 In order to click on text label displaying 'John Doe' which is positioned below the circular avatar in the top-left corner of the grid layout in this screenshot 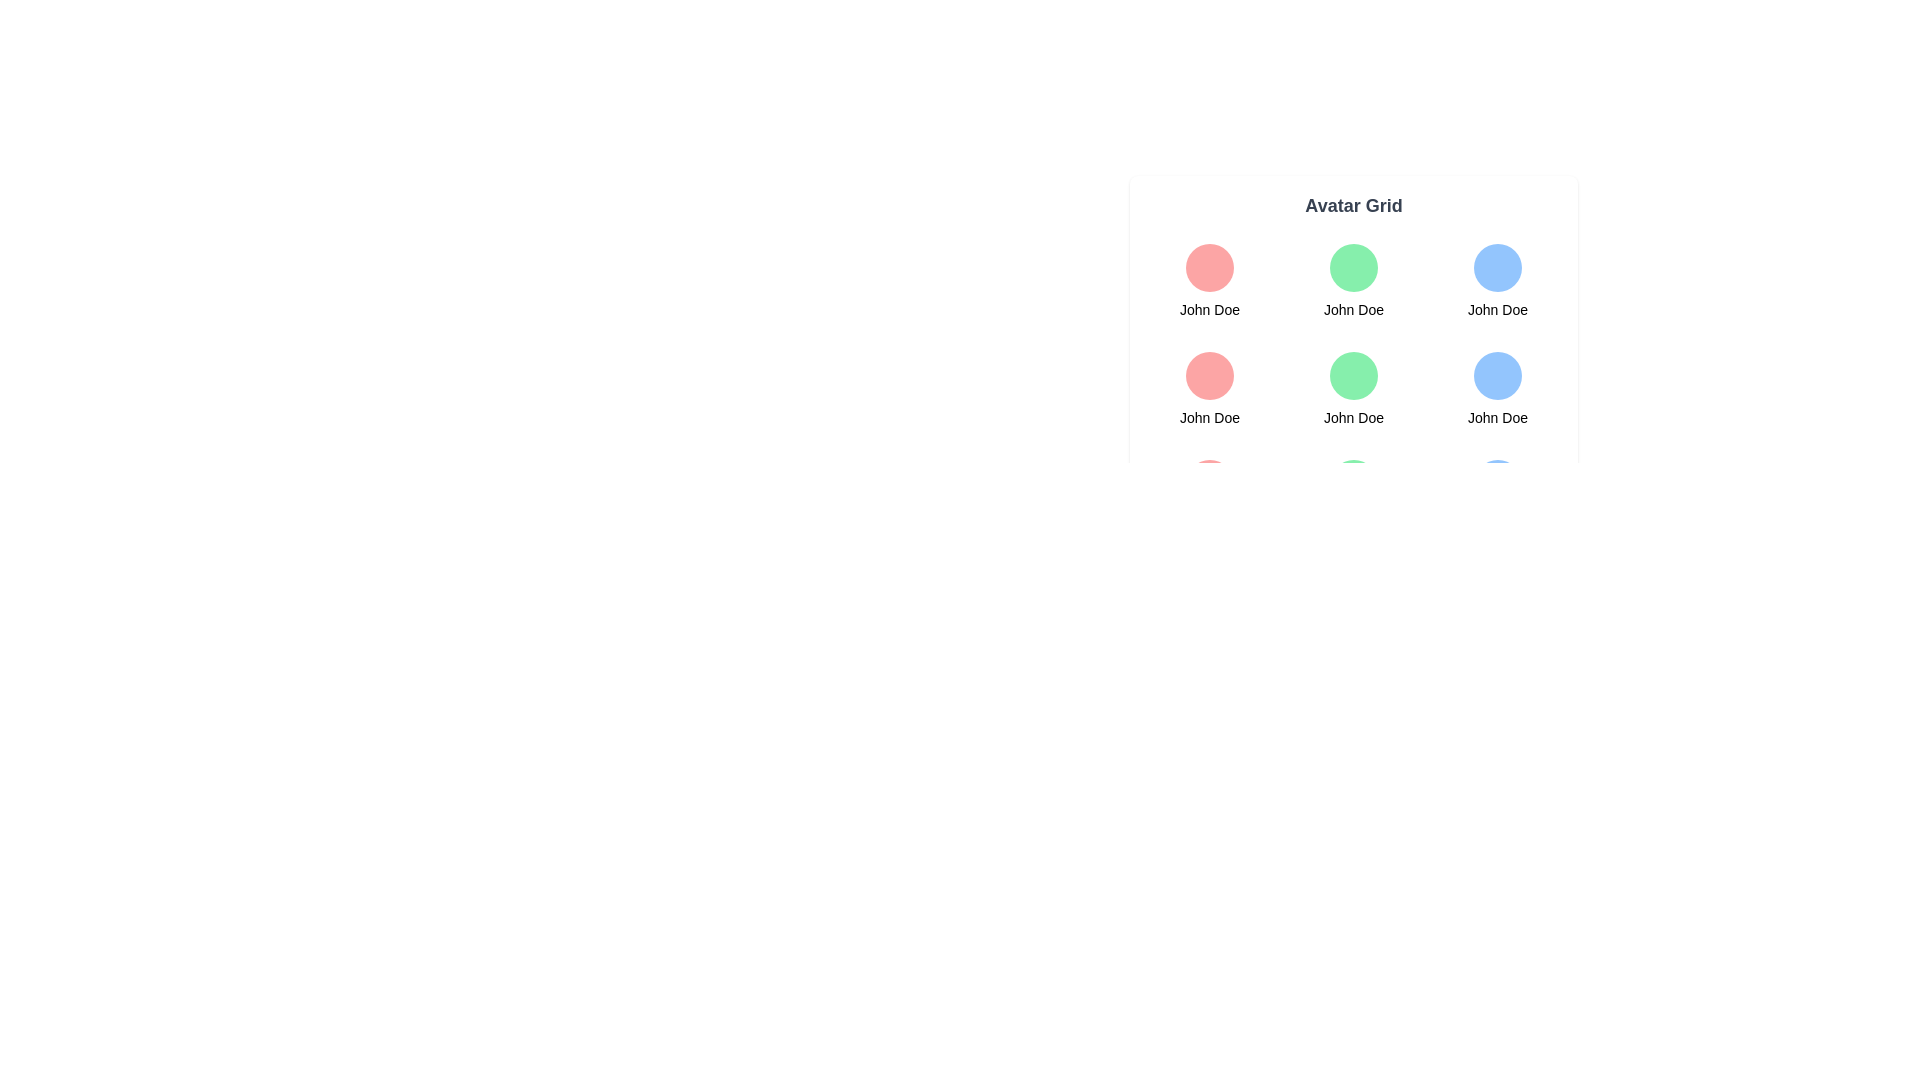, I will do `click(1208, 309)`.